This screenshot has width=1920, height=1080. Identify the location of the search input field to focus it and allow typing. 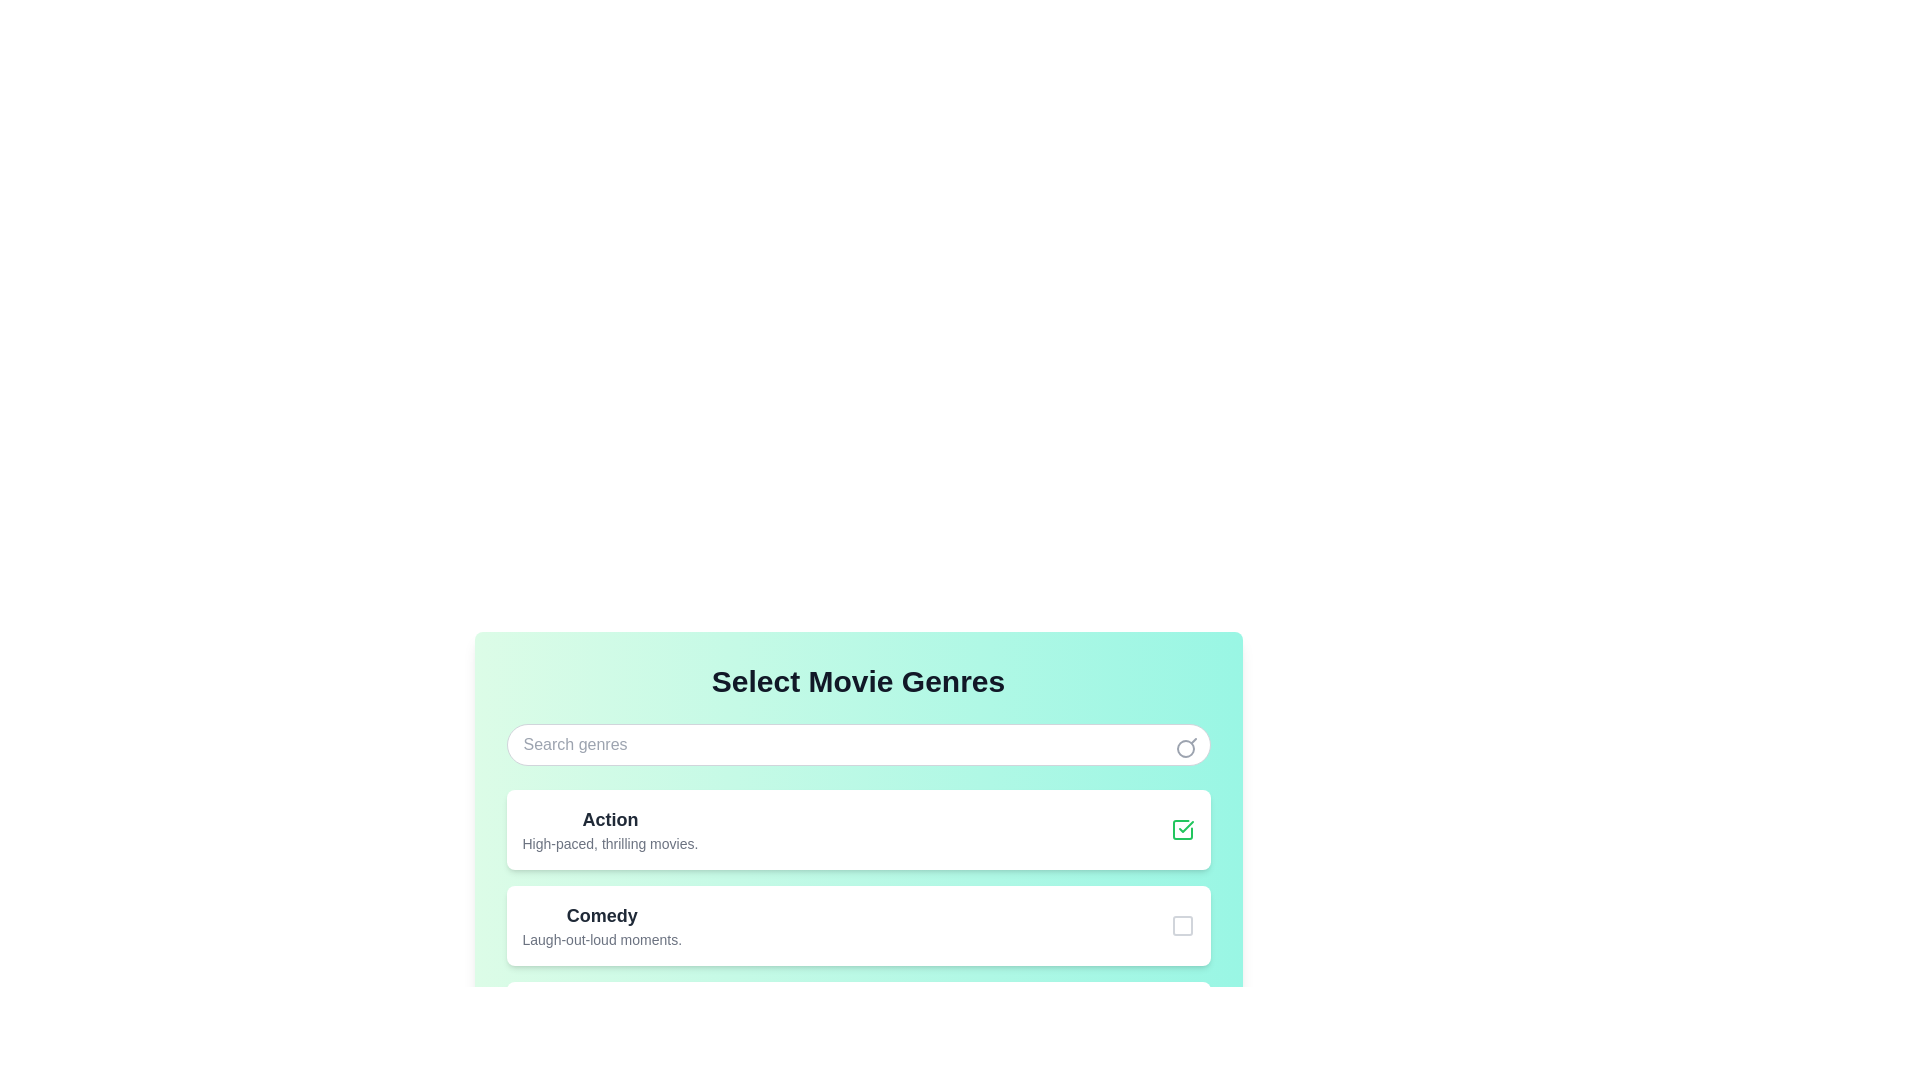
(858, 744).